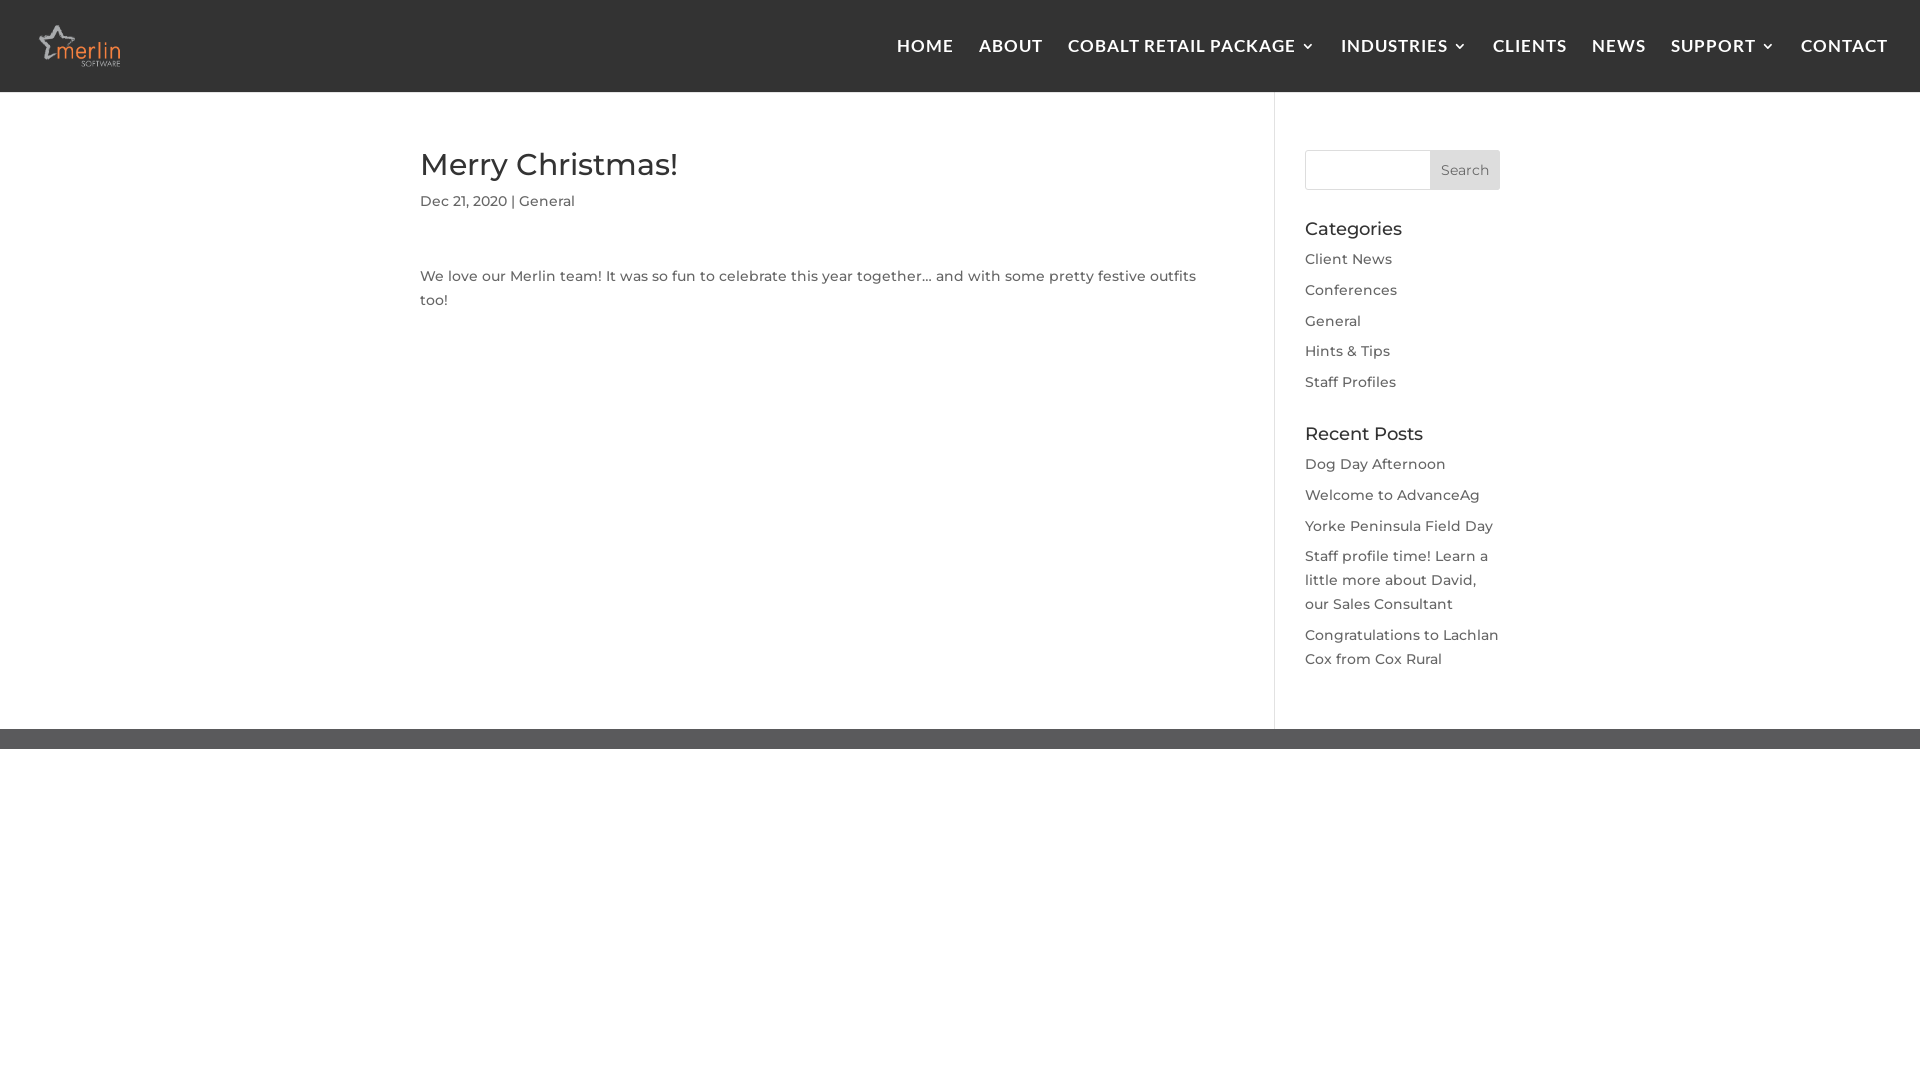  What do you see at coordinates (979, 64) in the screenshot?
I see `'ABOUT'` at bounding box center [979, 64].